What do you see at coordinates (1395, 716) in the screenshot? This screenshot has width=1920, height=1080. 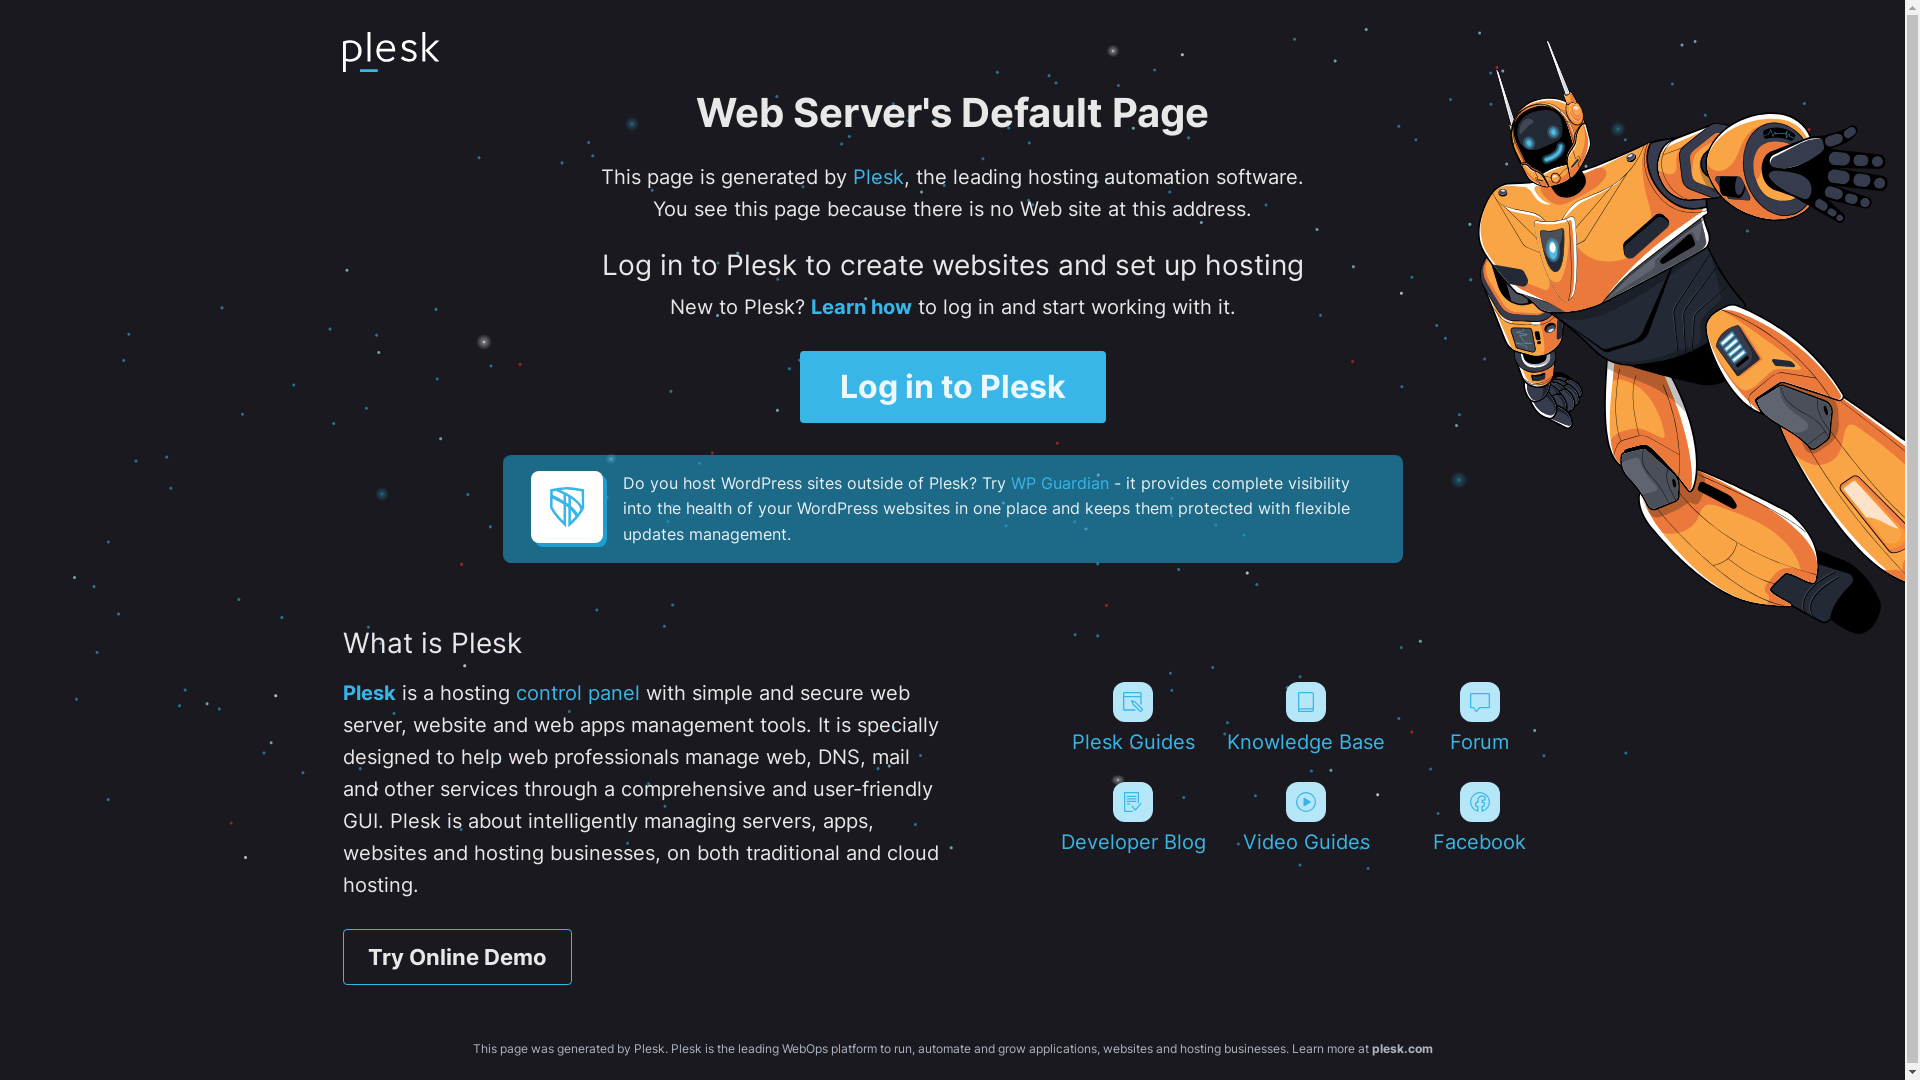 I see `'Forum'` at bounding box center [1395, 716].